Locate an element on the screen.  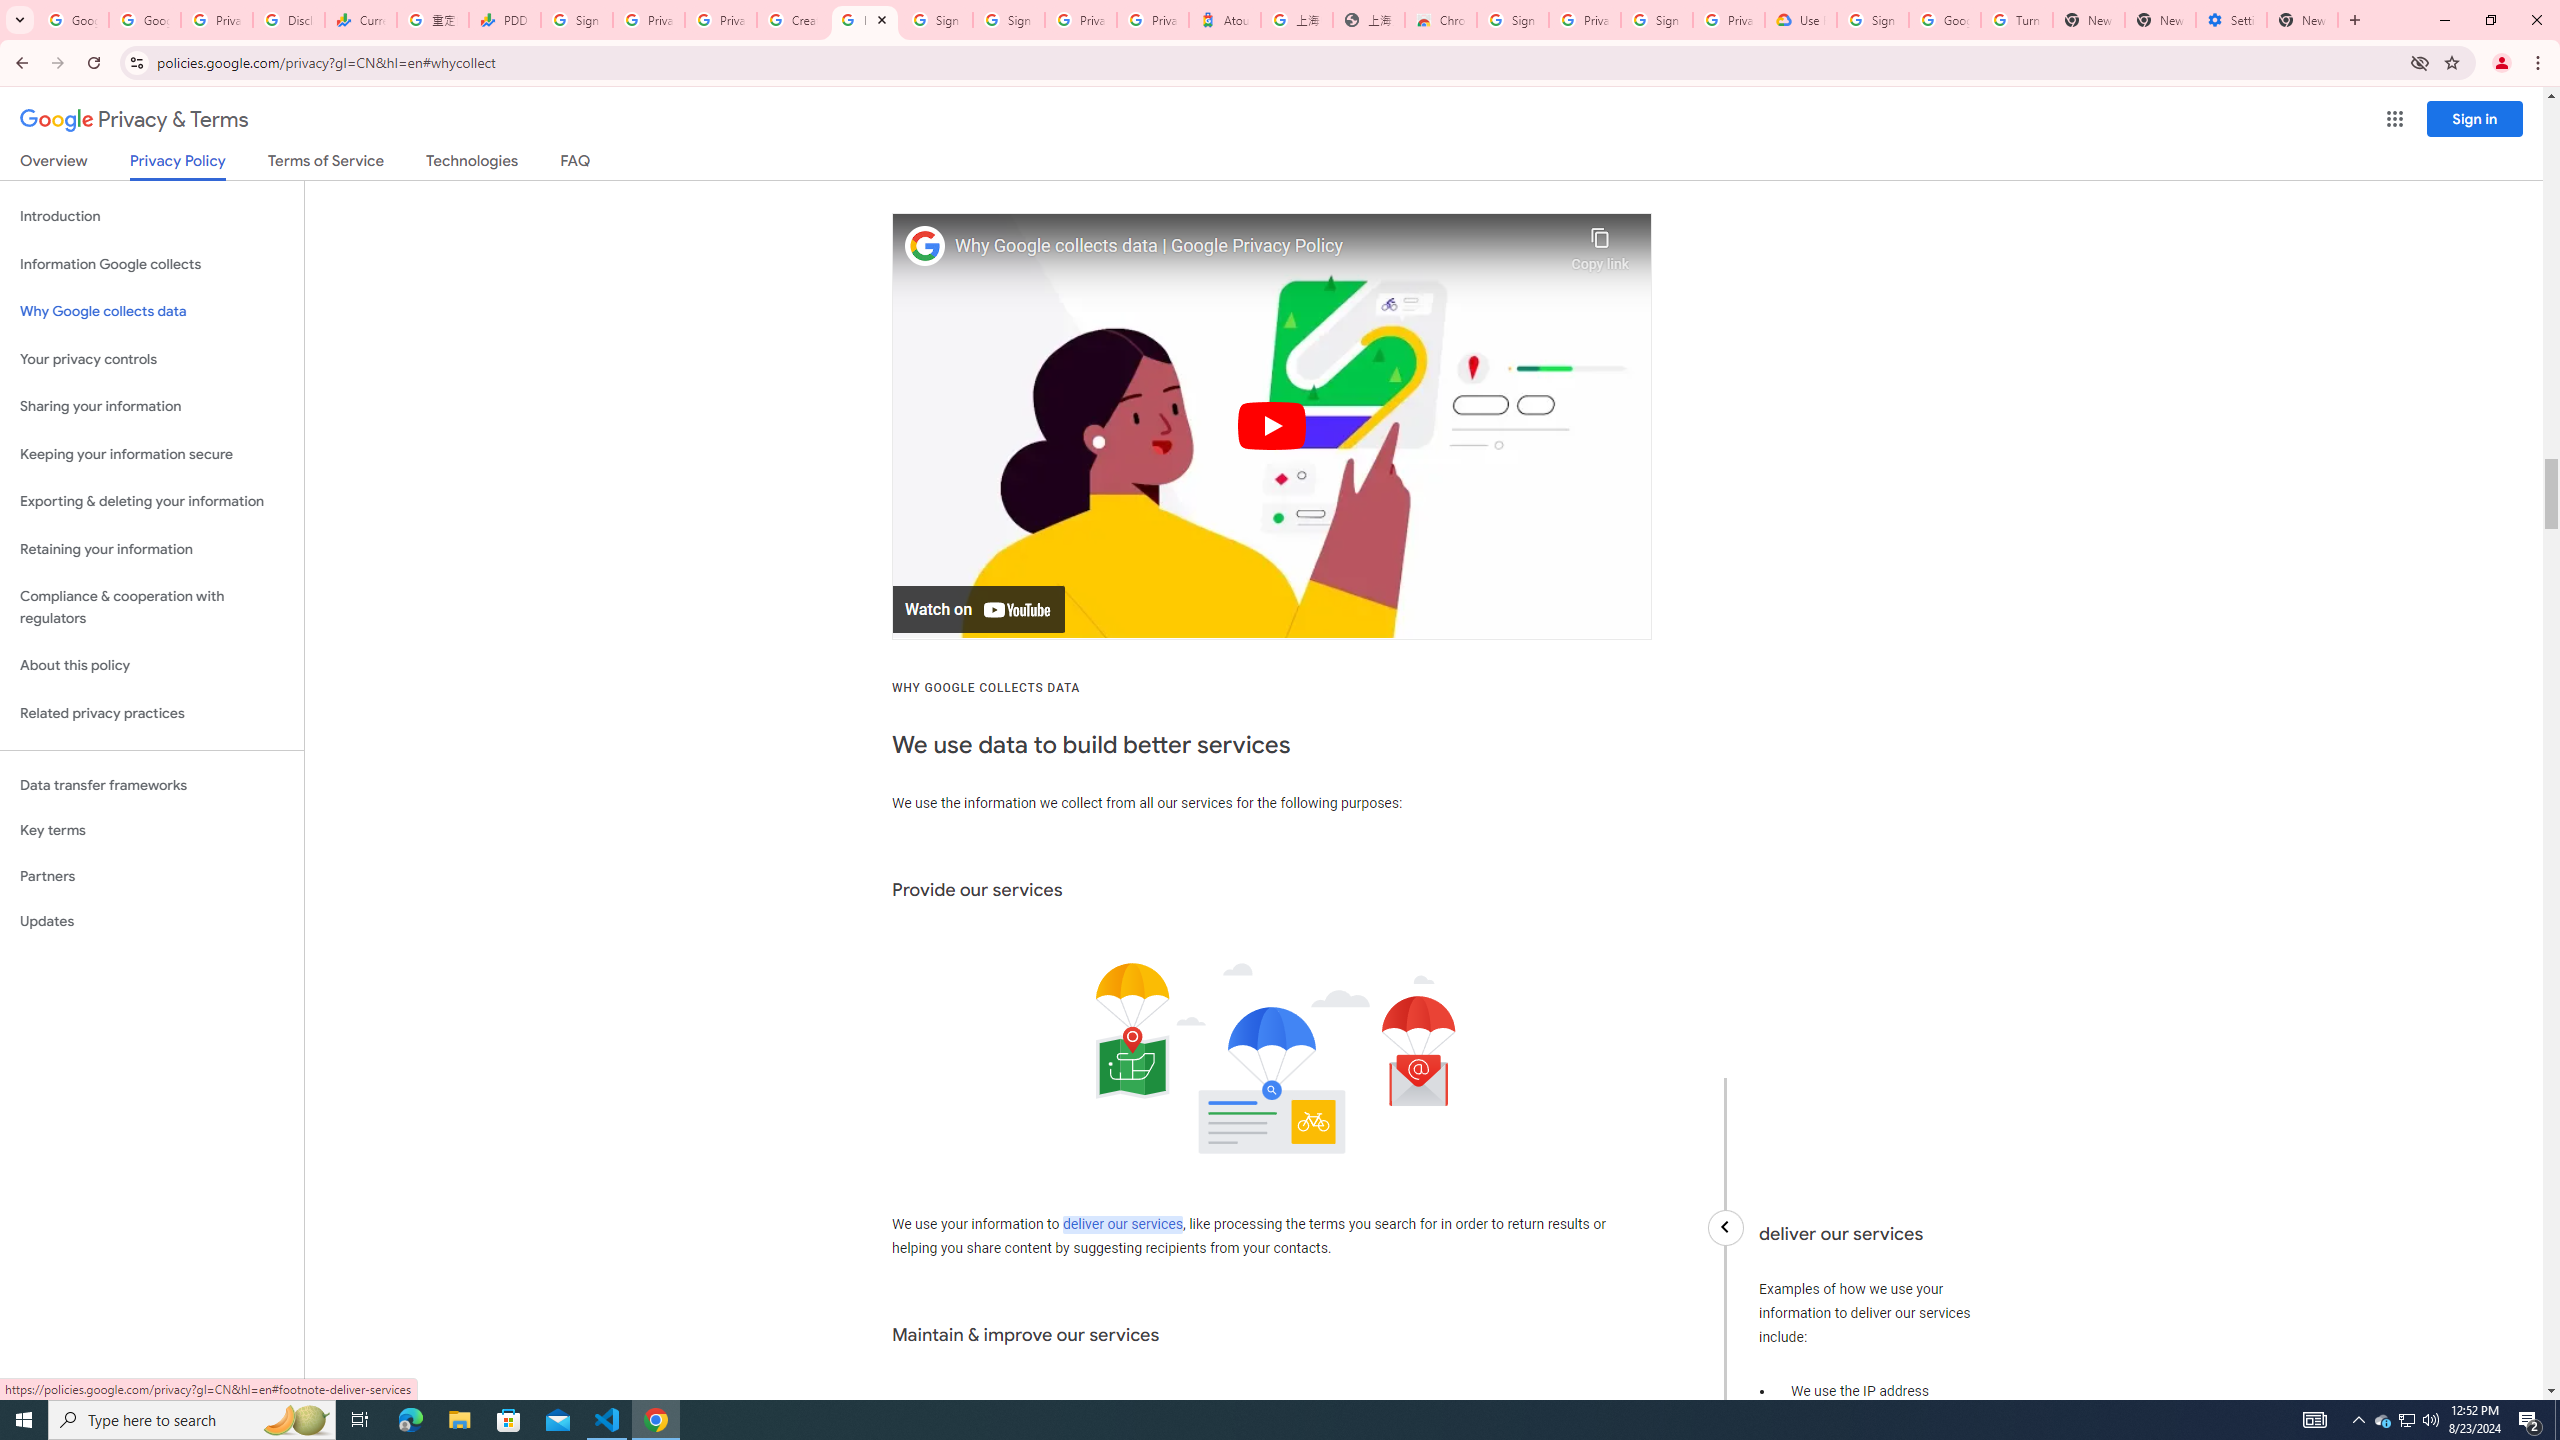
'Related privacy practices' is located at coordinates (151, 712).